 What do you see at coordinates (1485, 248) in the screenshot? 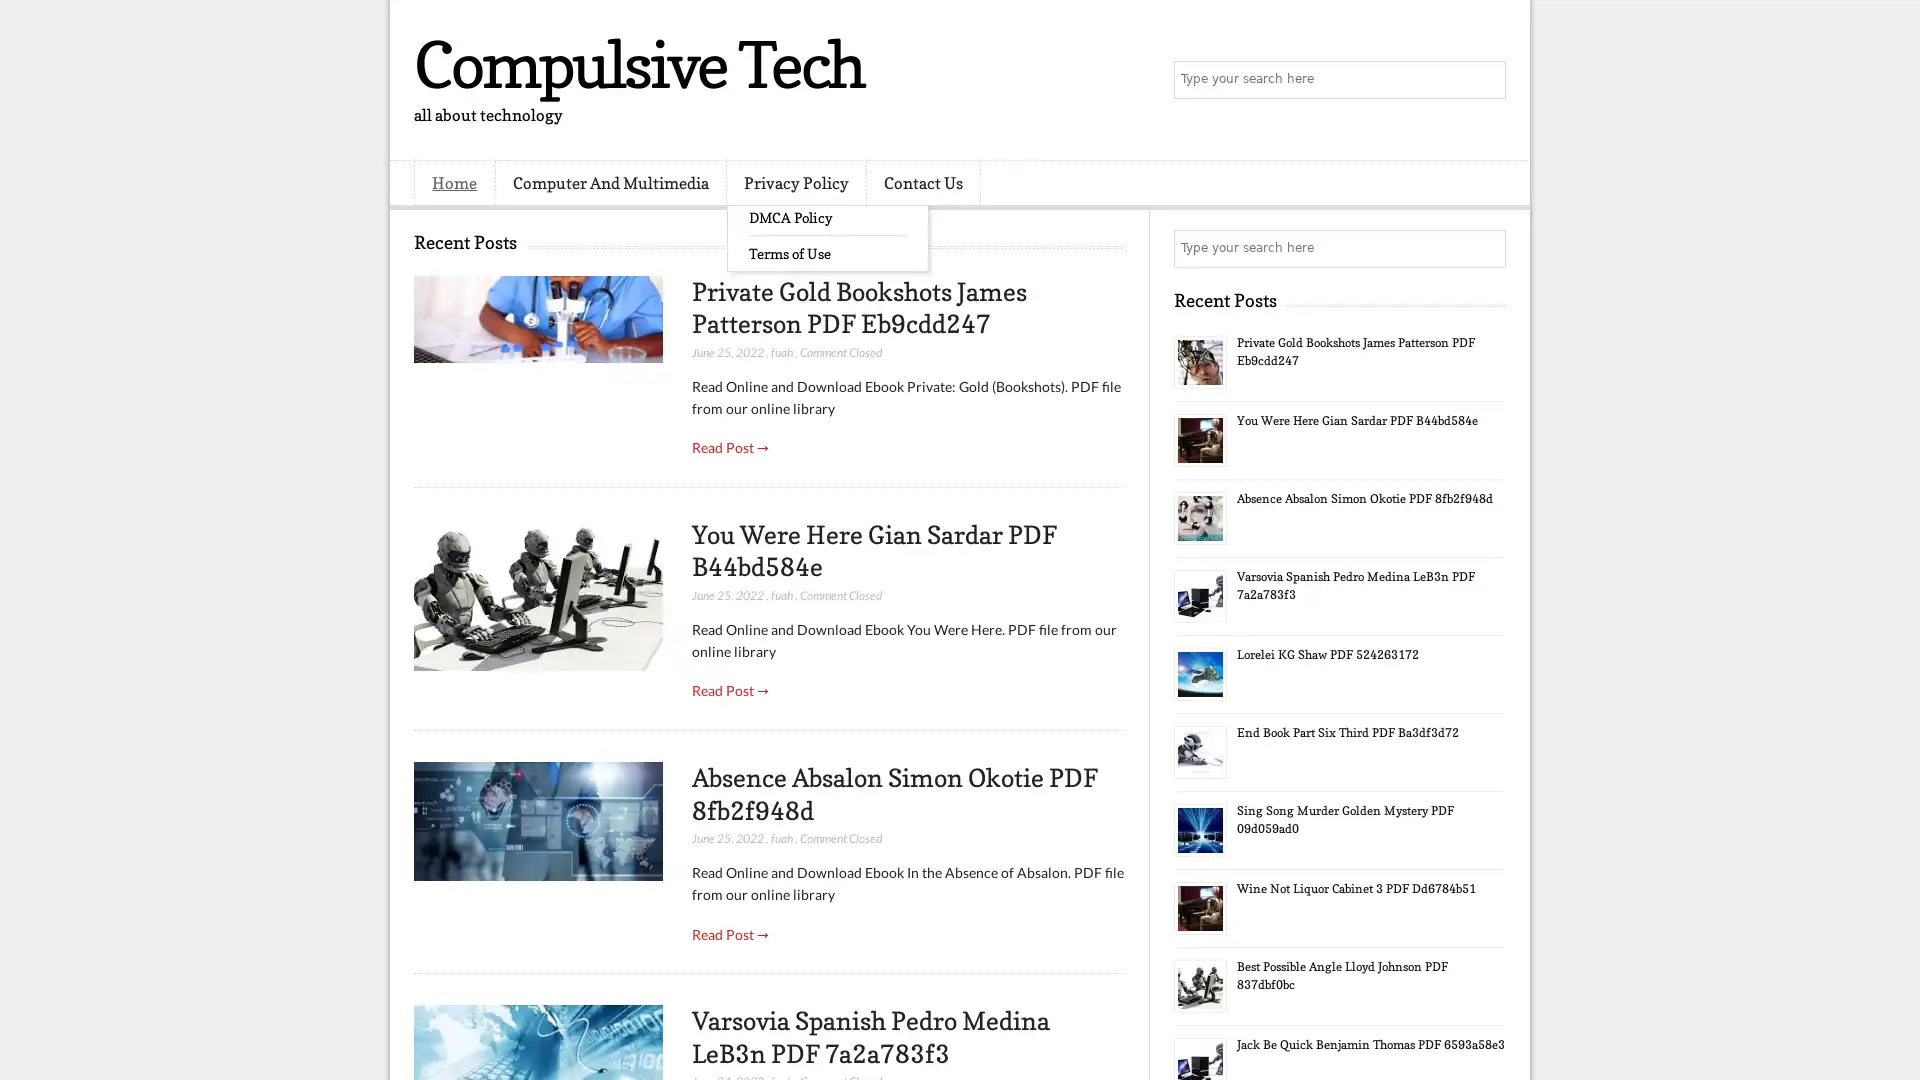
I see `Search` at bounding box center [1485, 248].